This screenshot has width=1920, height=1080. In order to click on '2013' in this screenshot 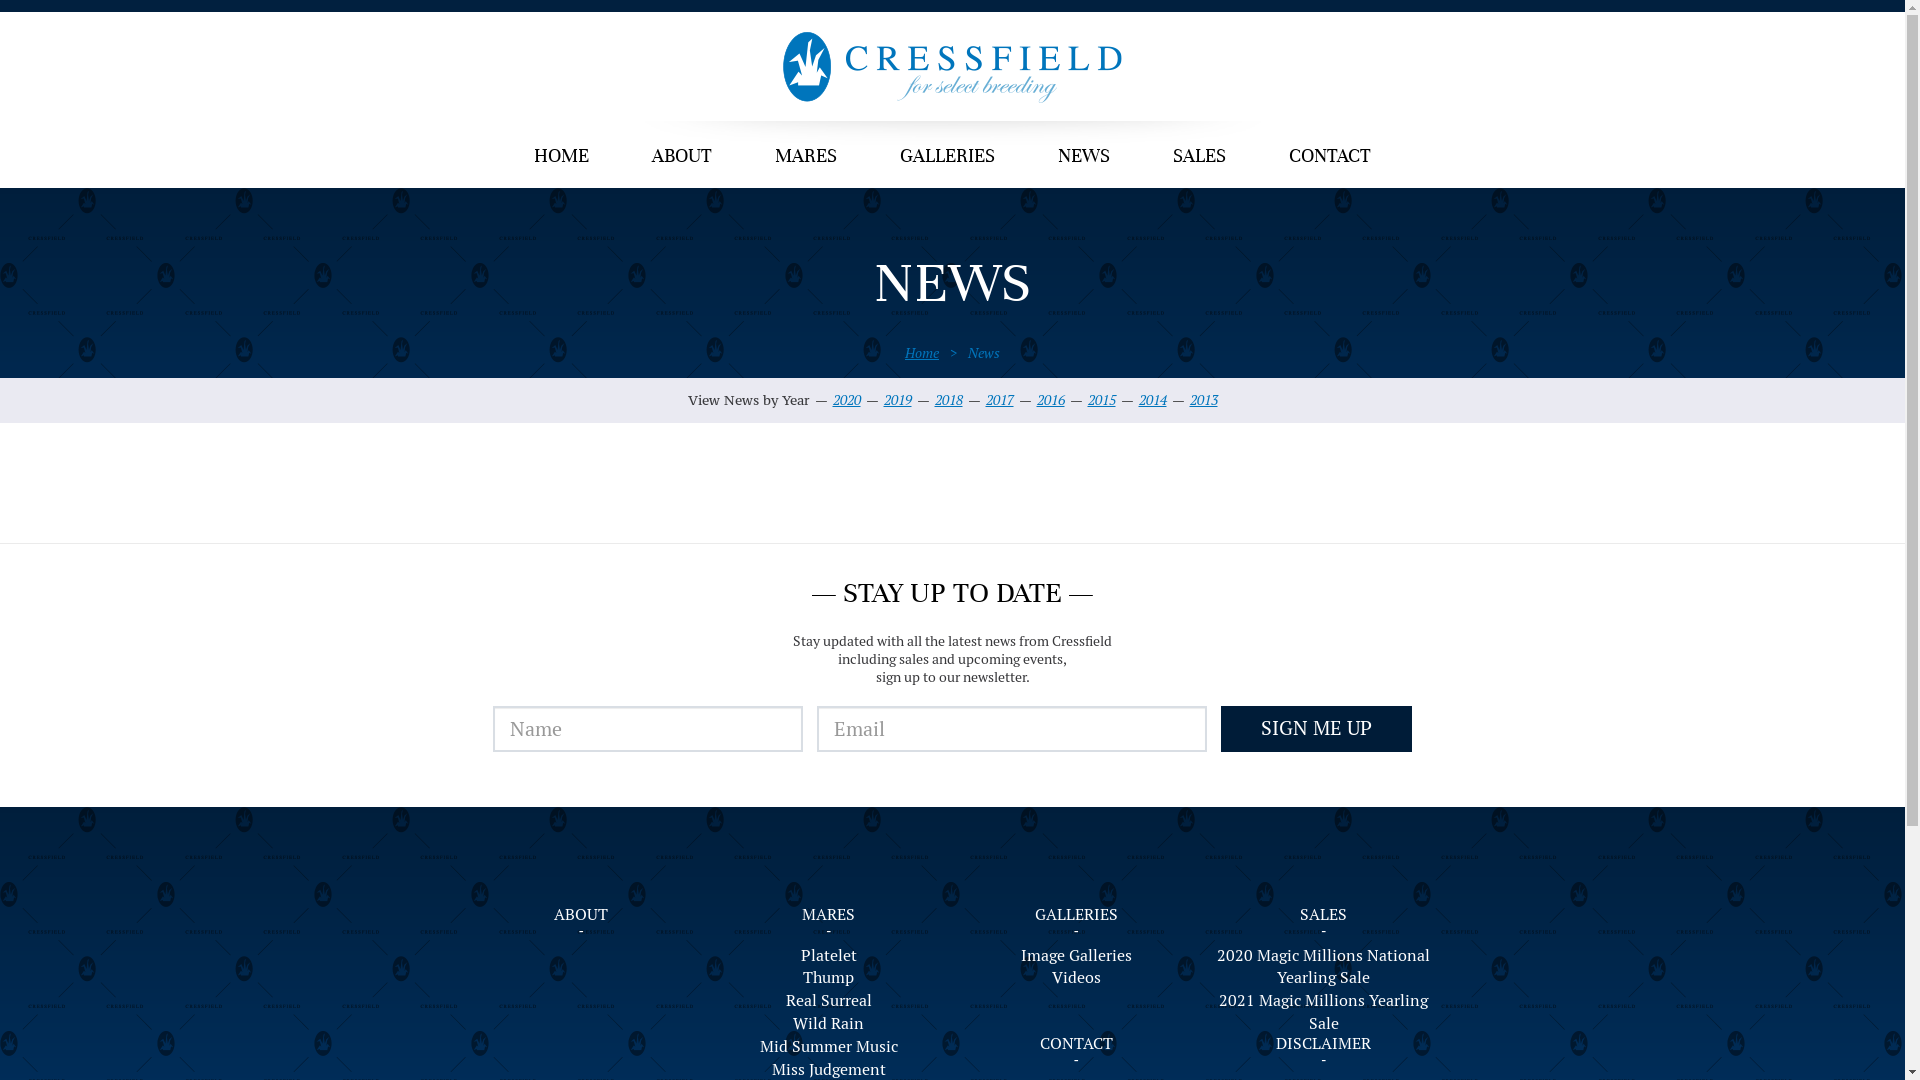, I will do `click(1203, 400)`.